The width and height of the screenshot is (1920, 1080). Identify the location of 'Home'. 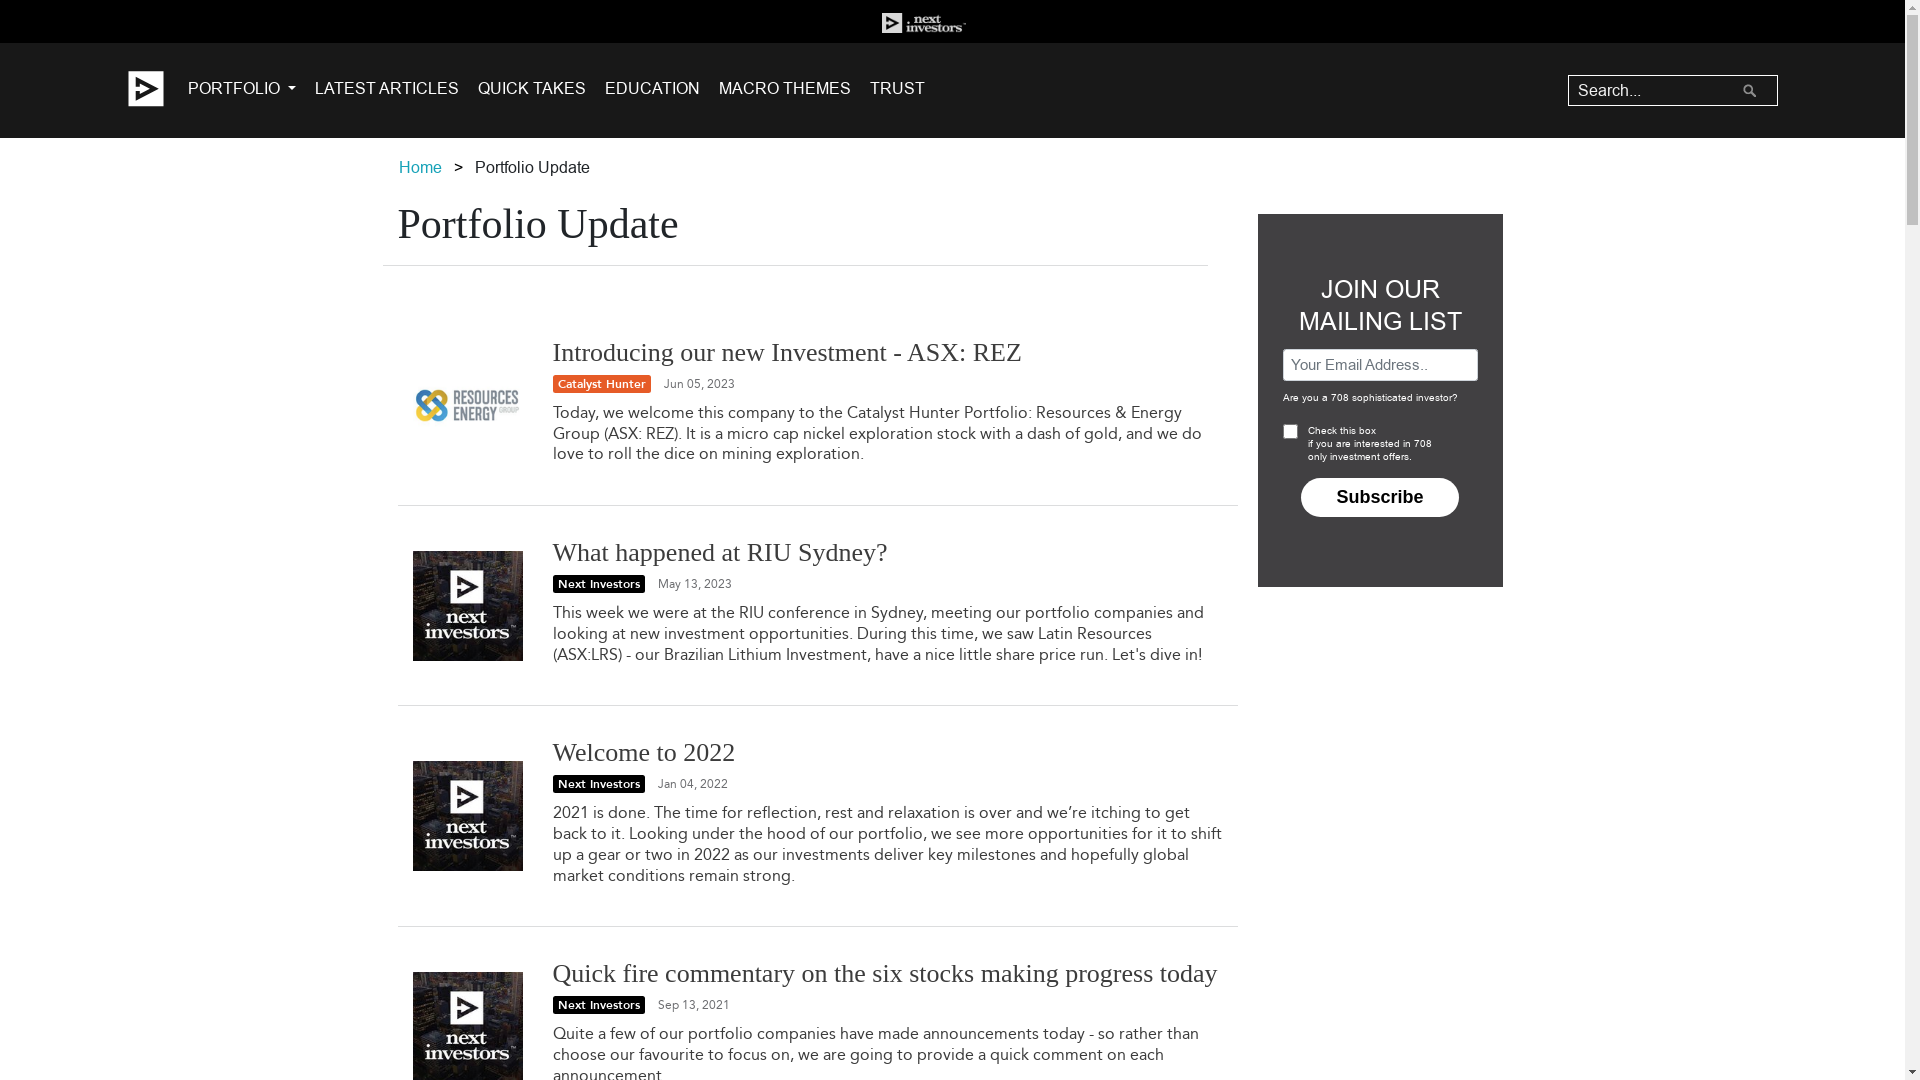
(418, 166).